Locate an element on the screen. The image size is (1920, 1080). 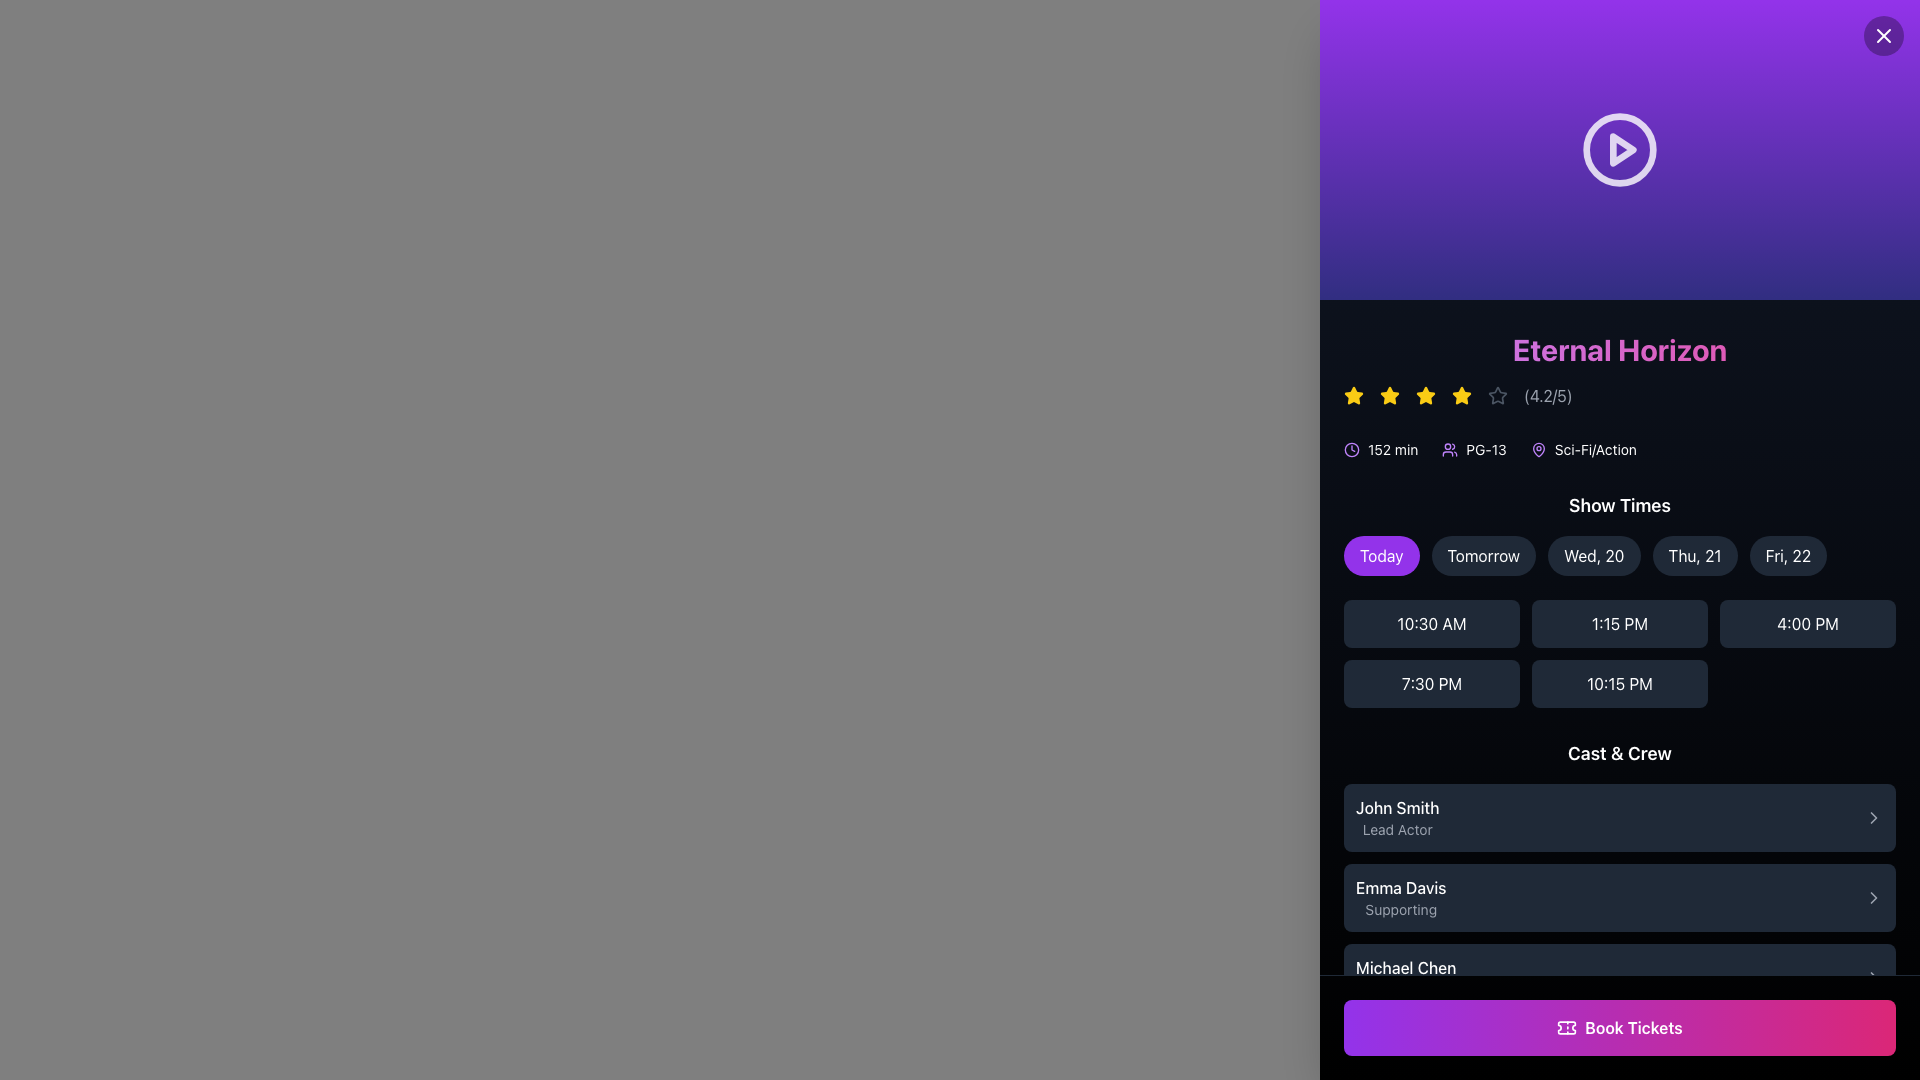
the SVG Icon located at the far right side of the box containing the text 'Emma Davis' and 'Supporting' is located at coordinates (1872, 897).